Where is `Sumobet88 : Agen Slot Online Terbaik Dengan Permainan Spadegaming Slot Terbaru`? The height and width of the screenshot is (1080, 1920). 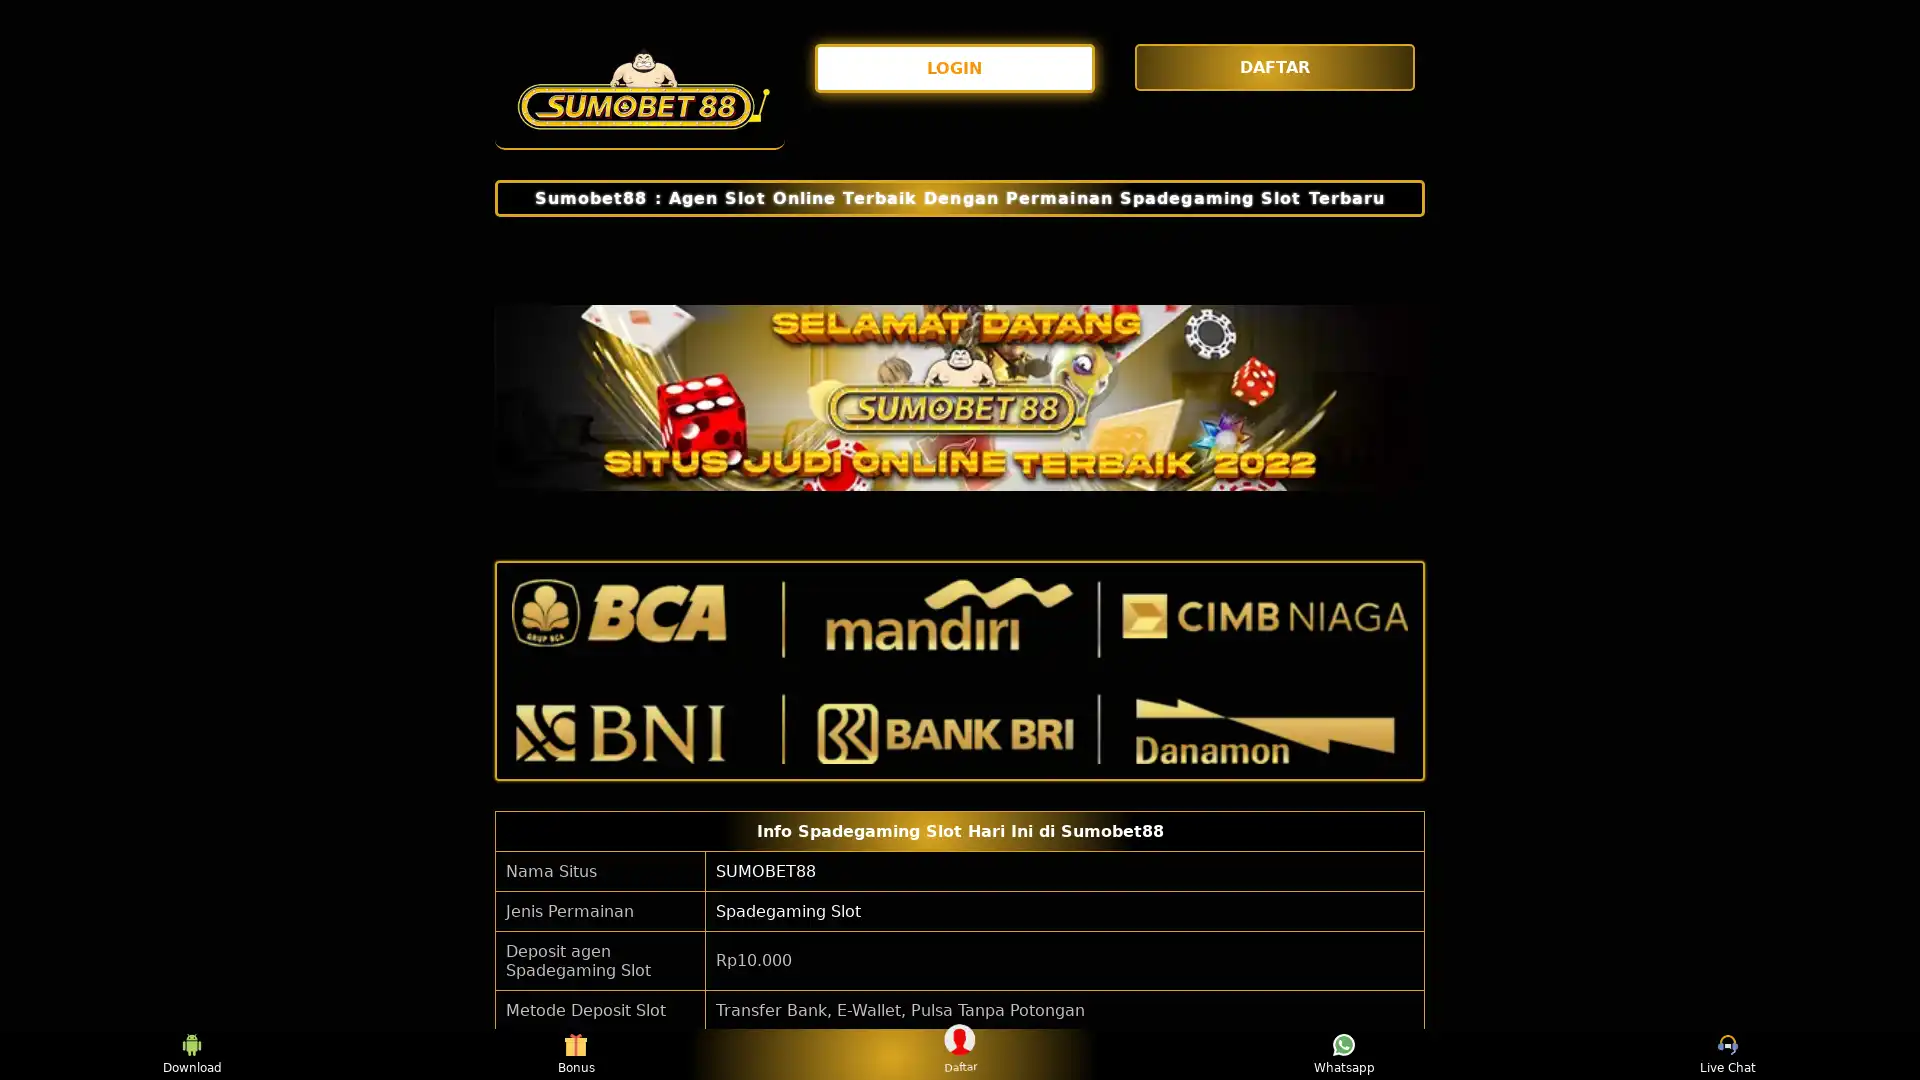 Sumobet88 : Agen Slot Online Terbaik Dengan Permainan Spadegaming Slot Terbaru is located at coordinates (960, 197).